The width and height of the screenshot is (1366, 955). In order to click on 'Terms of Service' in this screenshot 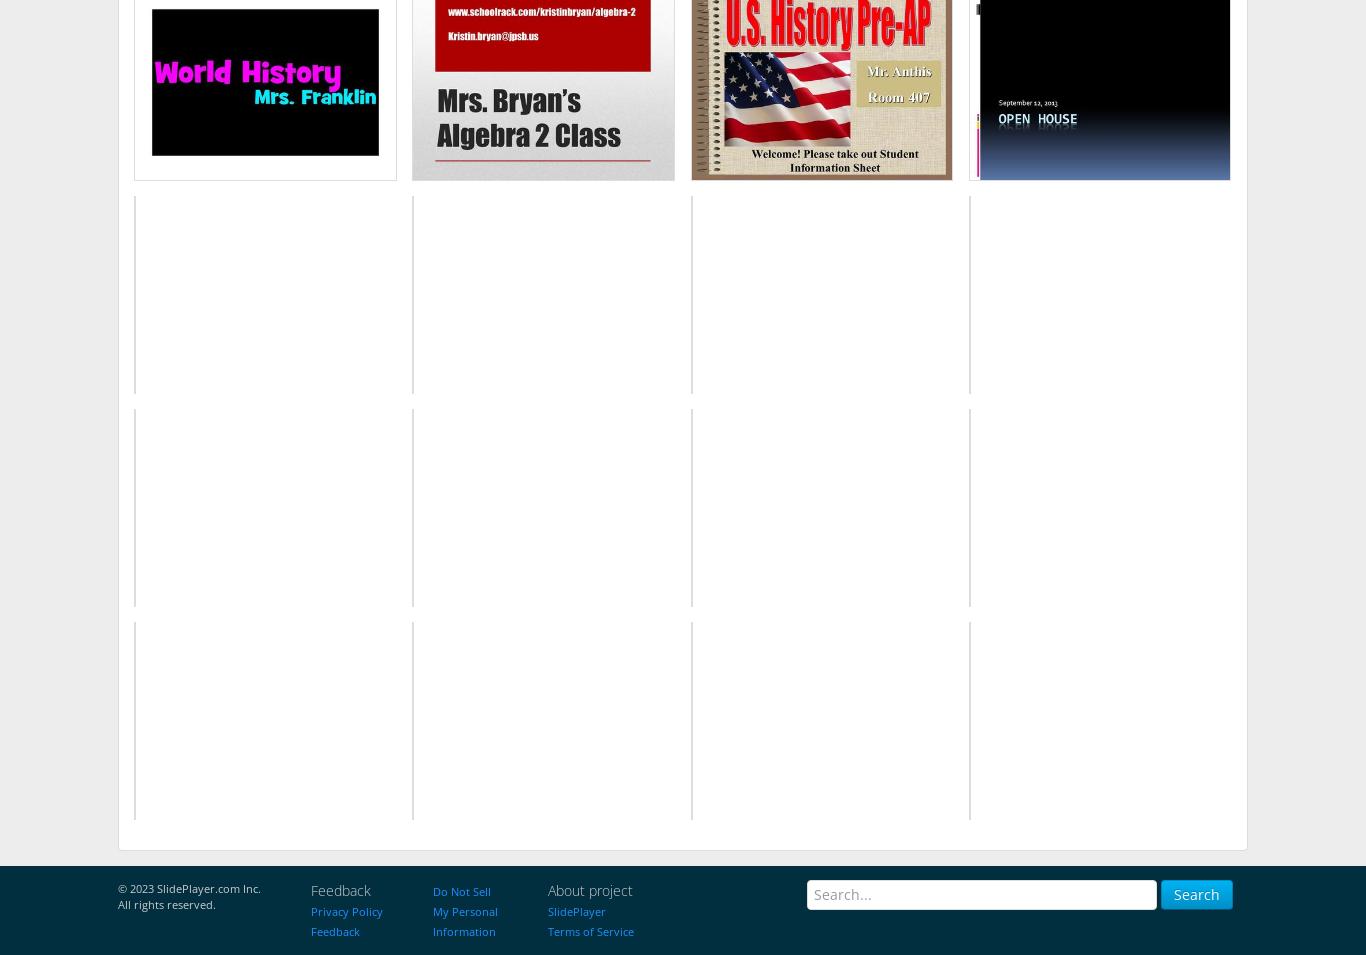, I will do `click(548, 930)`.